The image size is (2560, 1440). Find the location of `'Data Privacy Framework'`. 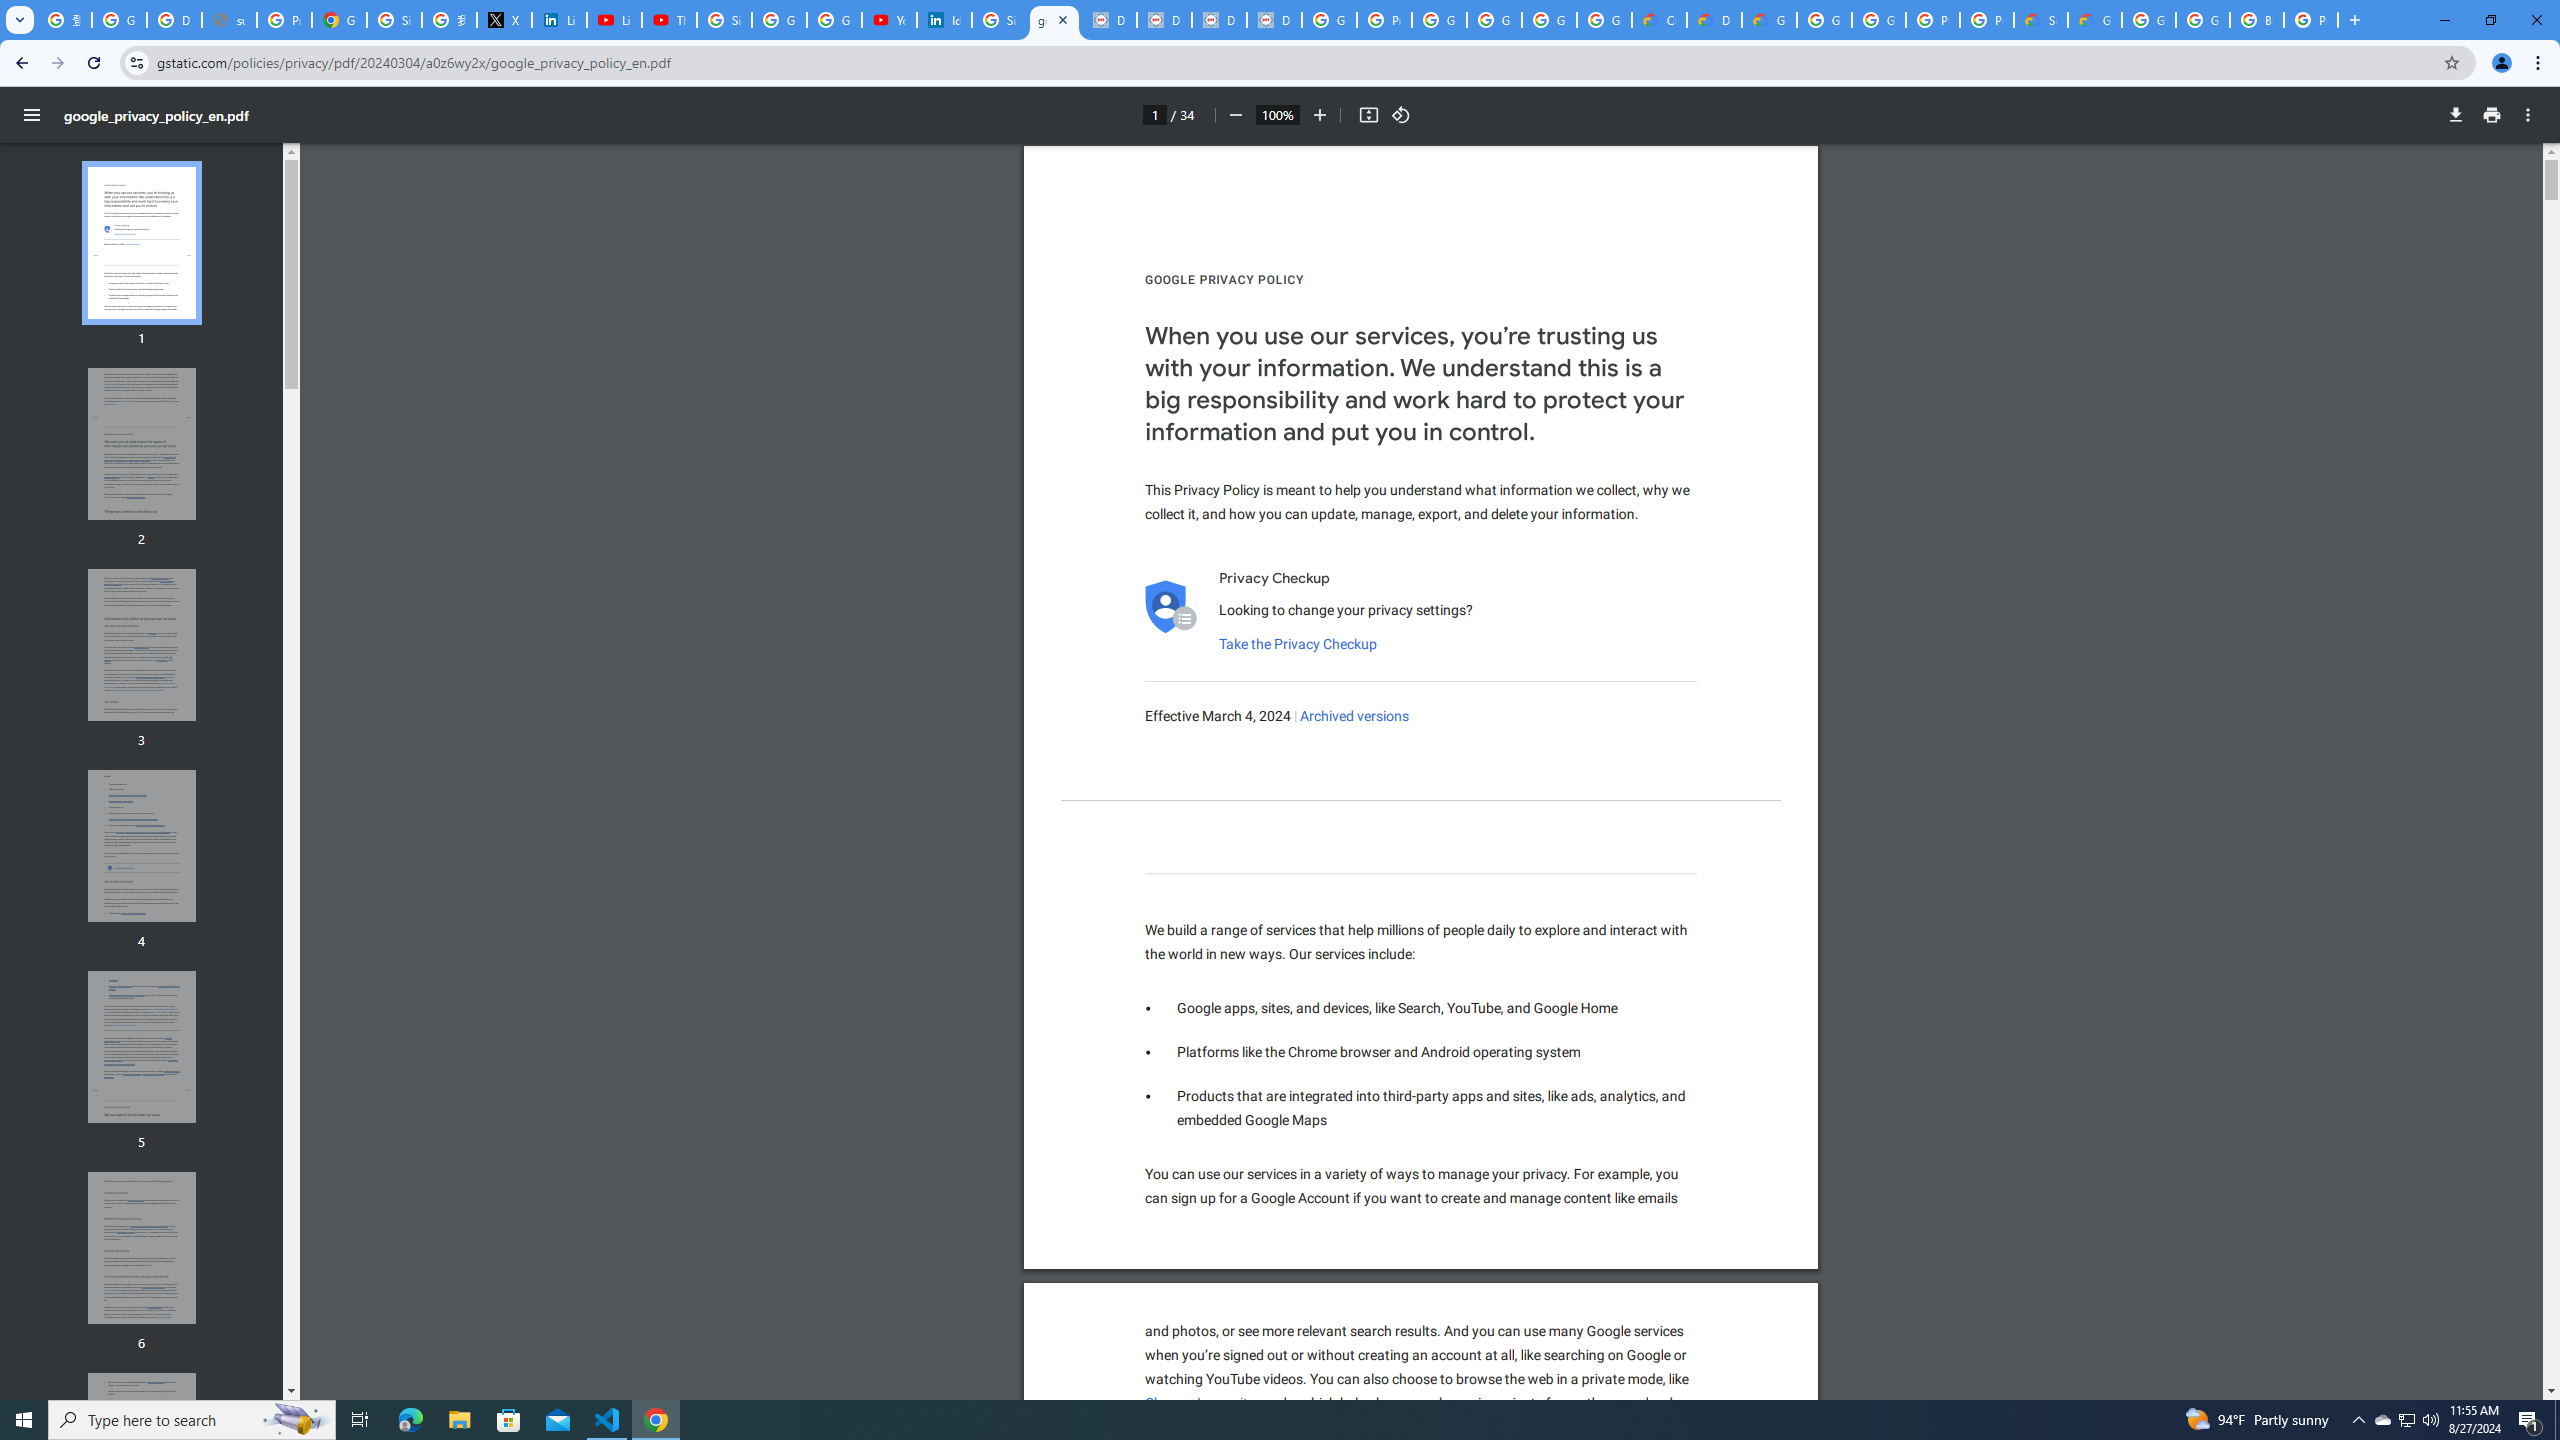

'Data Privacy Framework' is located at coordinates (1163, 19).